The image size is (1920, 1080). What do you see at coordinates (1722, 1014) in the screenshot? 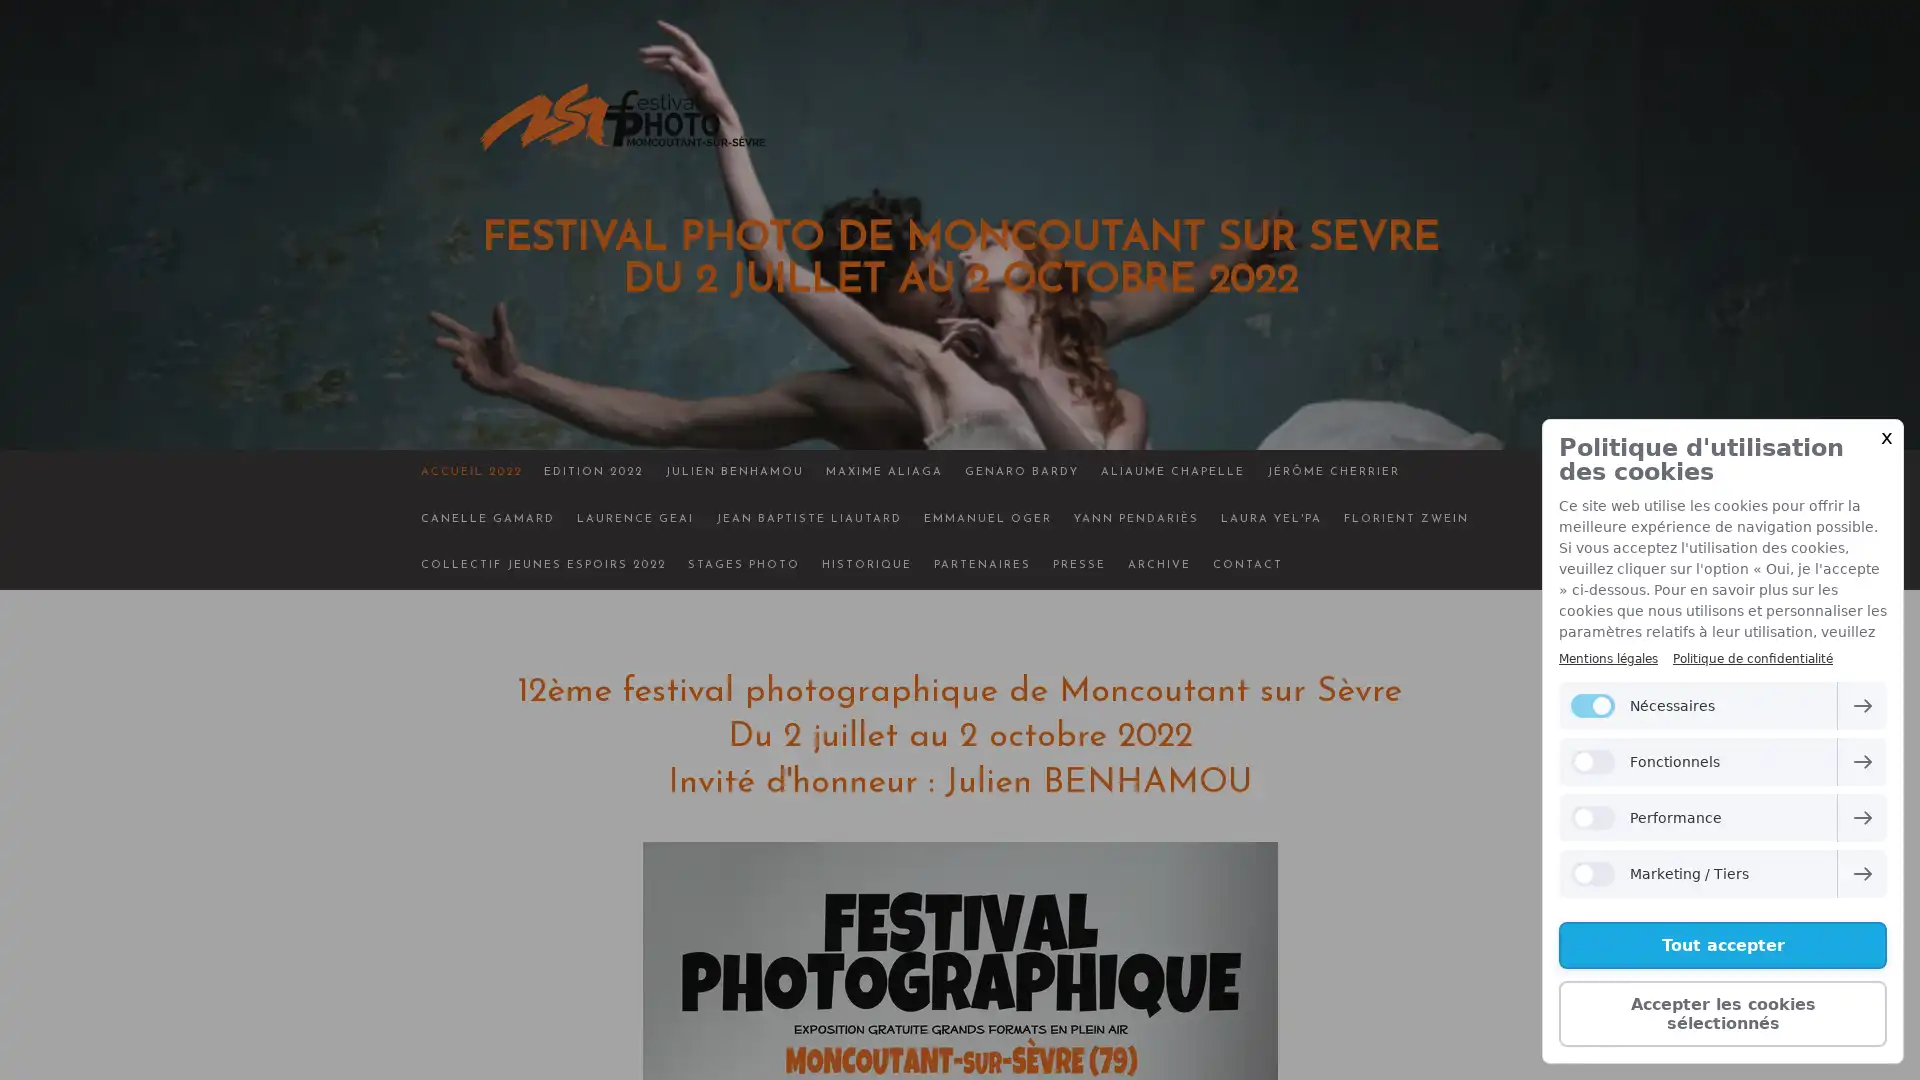
I see `Accepter les cookies selectionnes` at bounding box center [1722, 1014].